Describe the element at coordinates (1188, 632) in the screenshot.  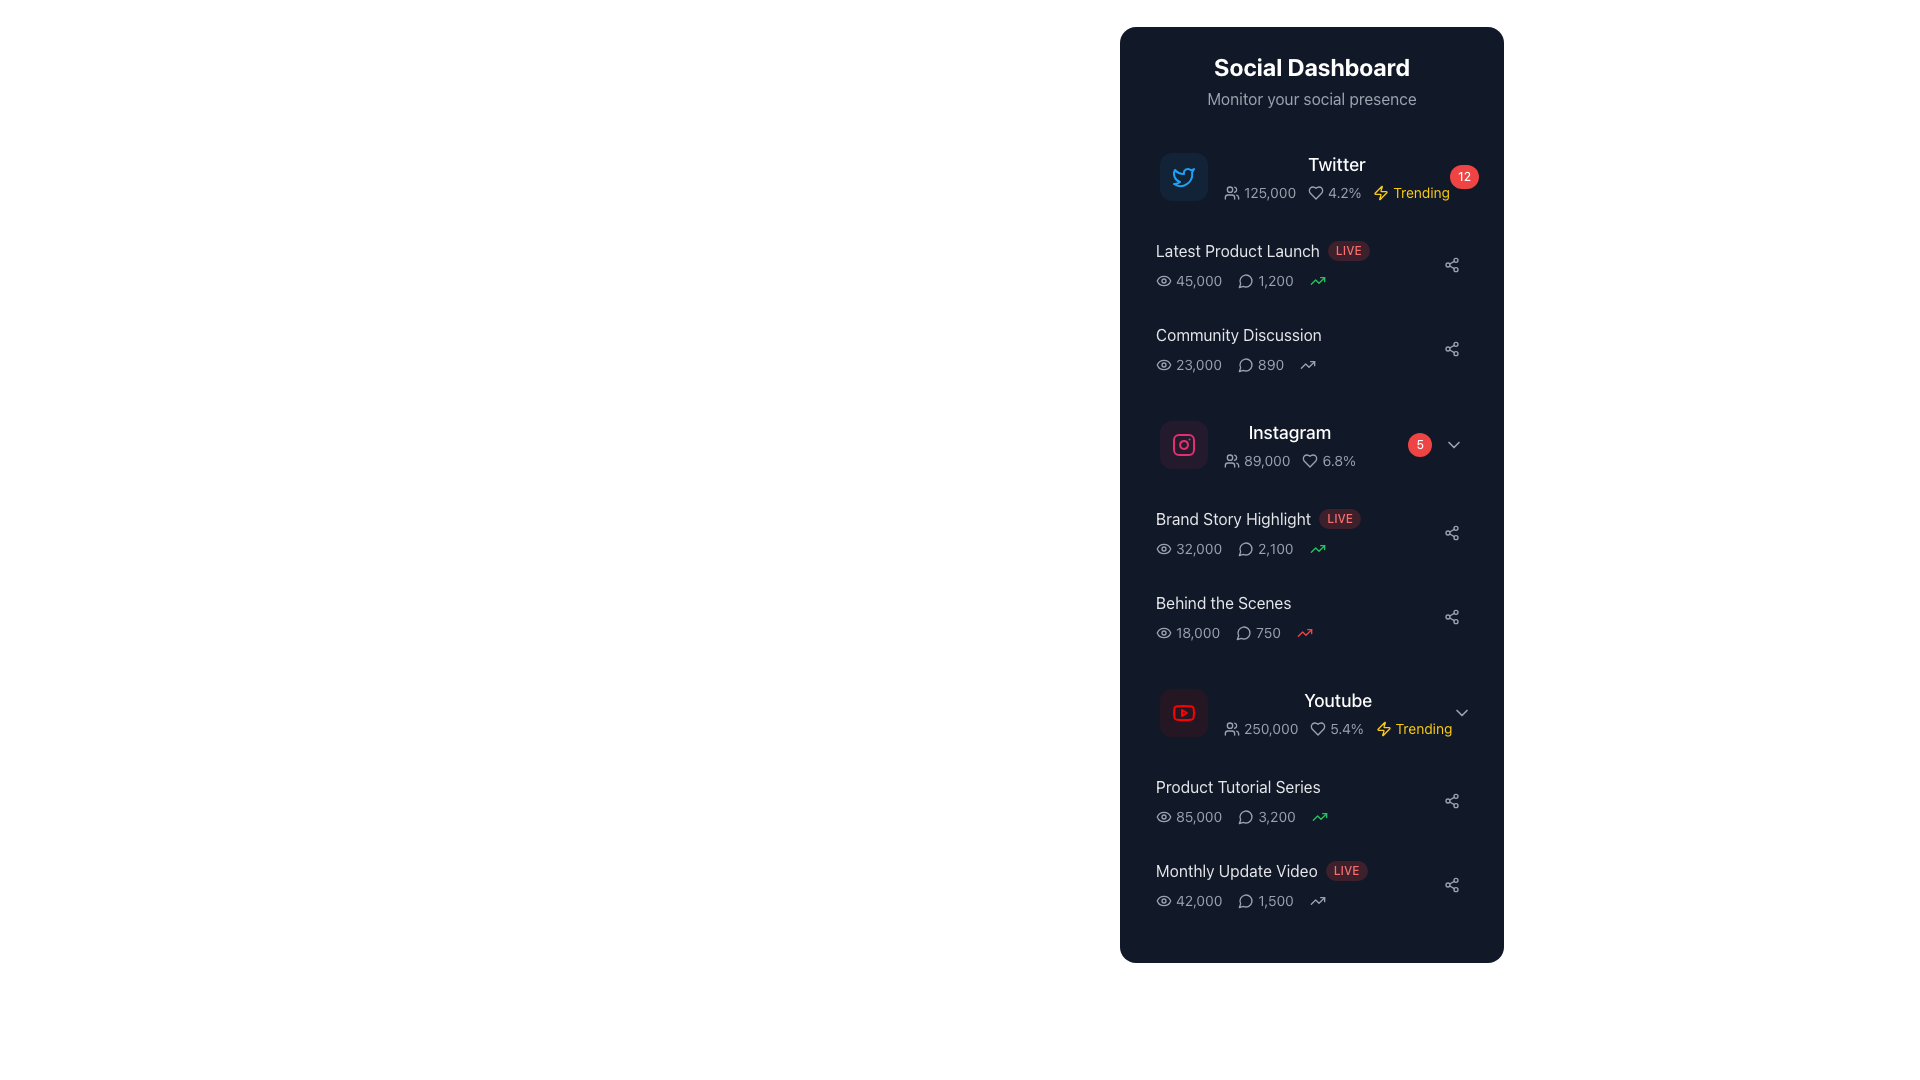
I see `the numeric label displaying '18,000' that is styled in gray and is part of the 'Behind the Scenes' section, located to the right of an eye icon and left of another label displaying '750'` at that location.